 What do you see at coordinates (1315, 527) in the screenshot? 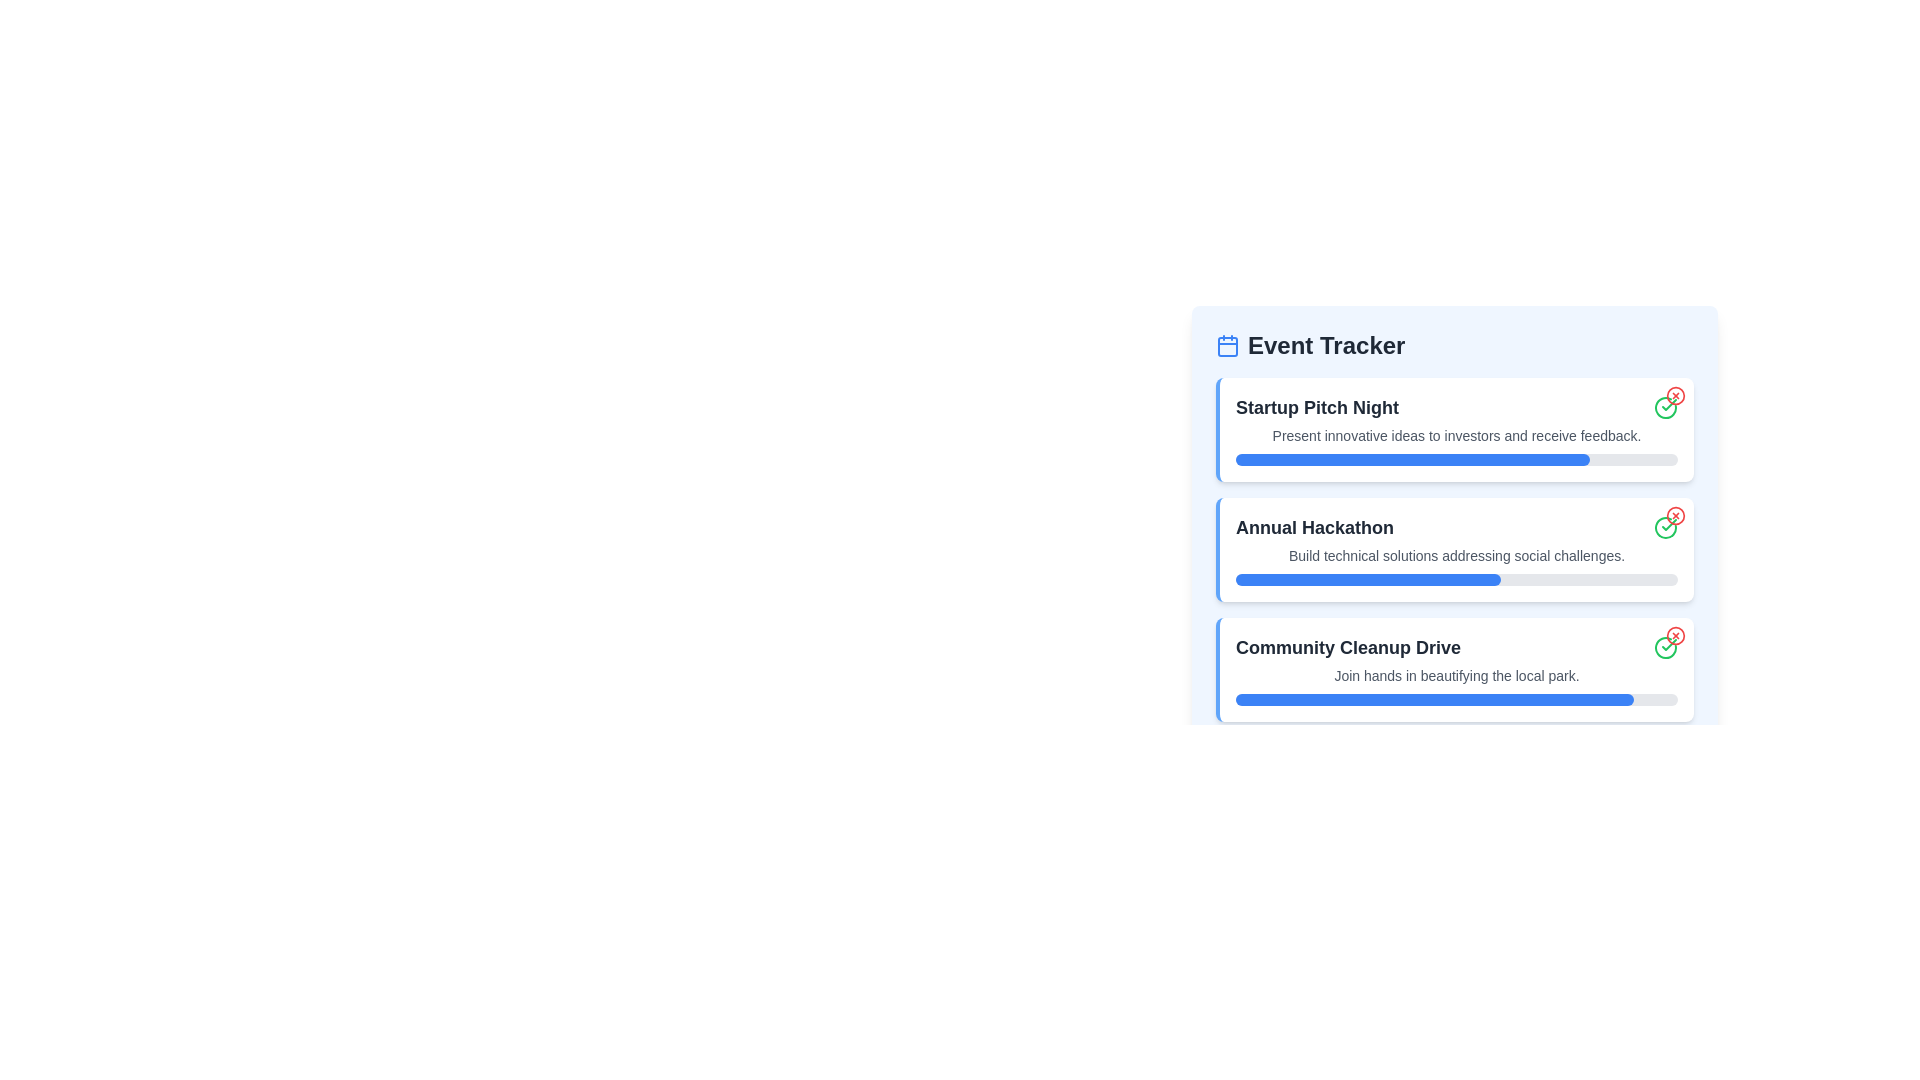
I see `text label displaying 'Annual Hackathon' in bold and large font, located in the middle section of the 'Event Tracker' widget` at bounding box center [1315, 527].